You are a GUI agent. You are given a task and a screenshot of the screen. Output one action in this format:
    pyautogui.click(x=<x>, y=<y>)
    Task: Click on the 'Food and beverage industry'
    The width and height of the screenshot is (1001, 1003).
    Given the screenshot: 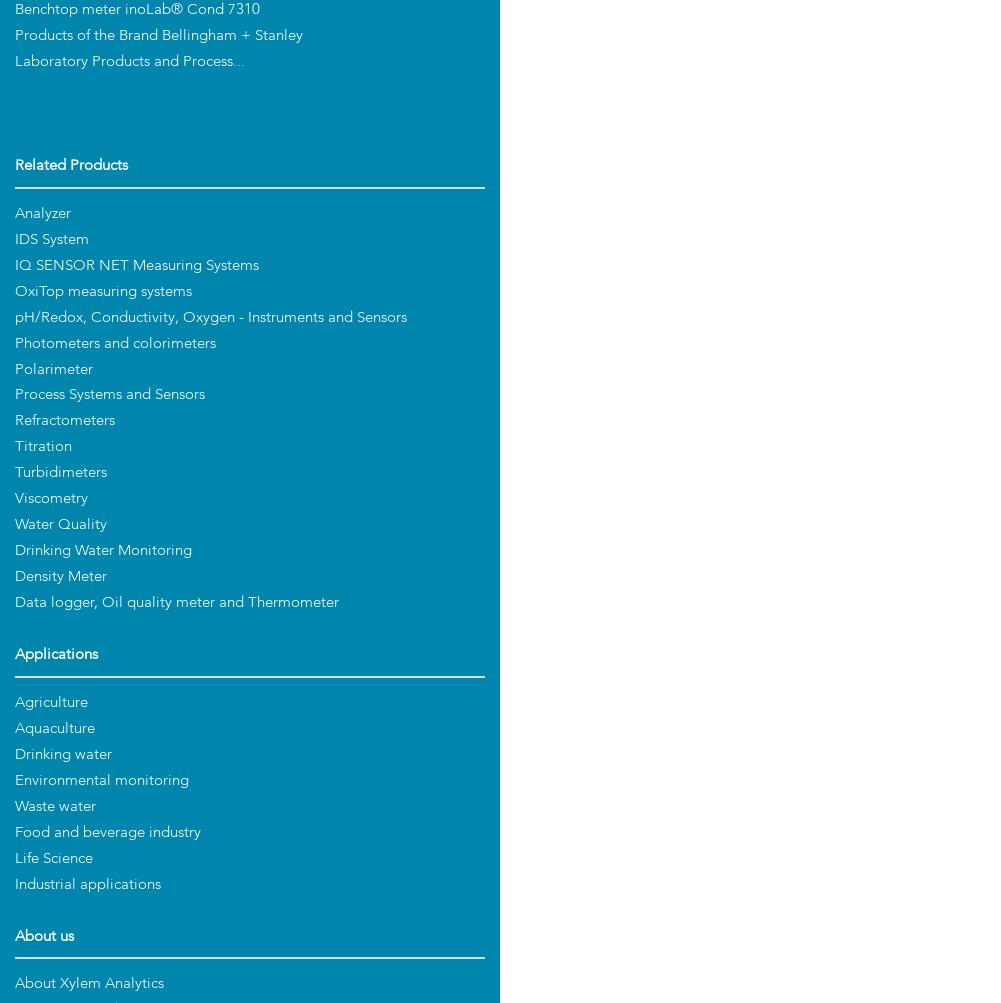 What is the action you would take?
    pyautogui.click(x=107, y=832)
    